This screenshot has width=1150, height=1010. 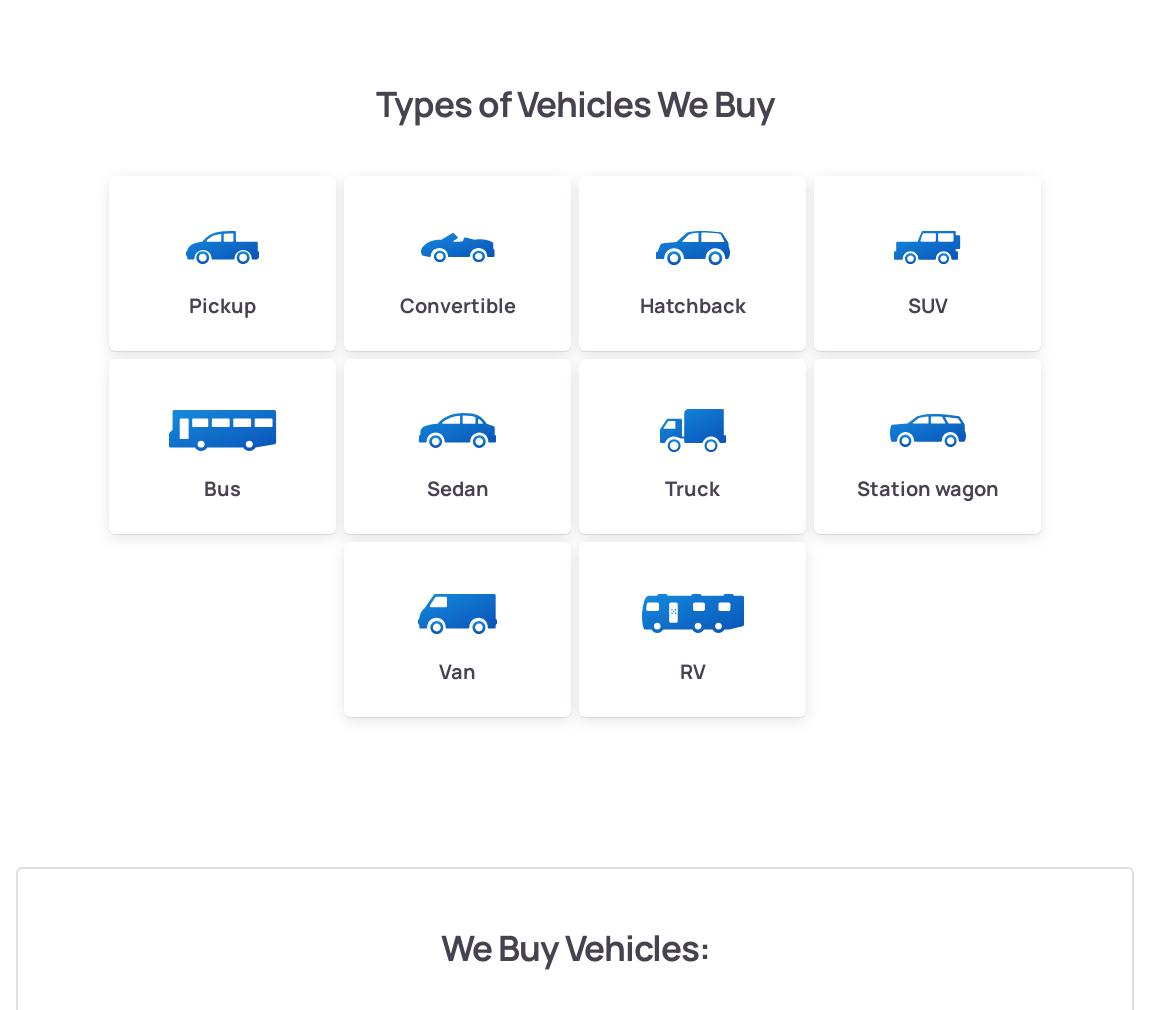 I want to click on 'Van', so click(x=438, y=669).